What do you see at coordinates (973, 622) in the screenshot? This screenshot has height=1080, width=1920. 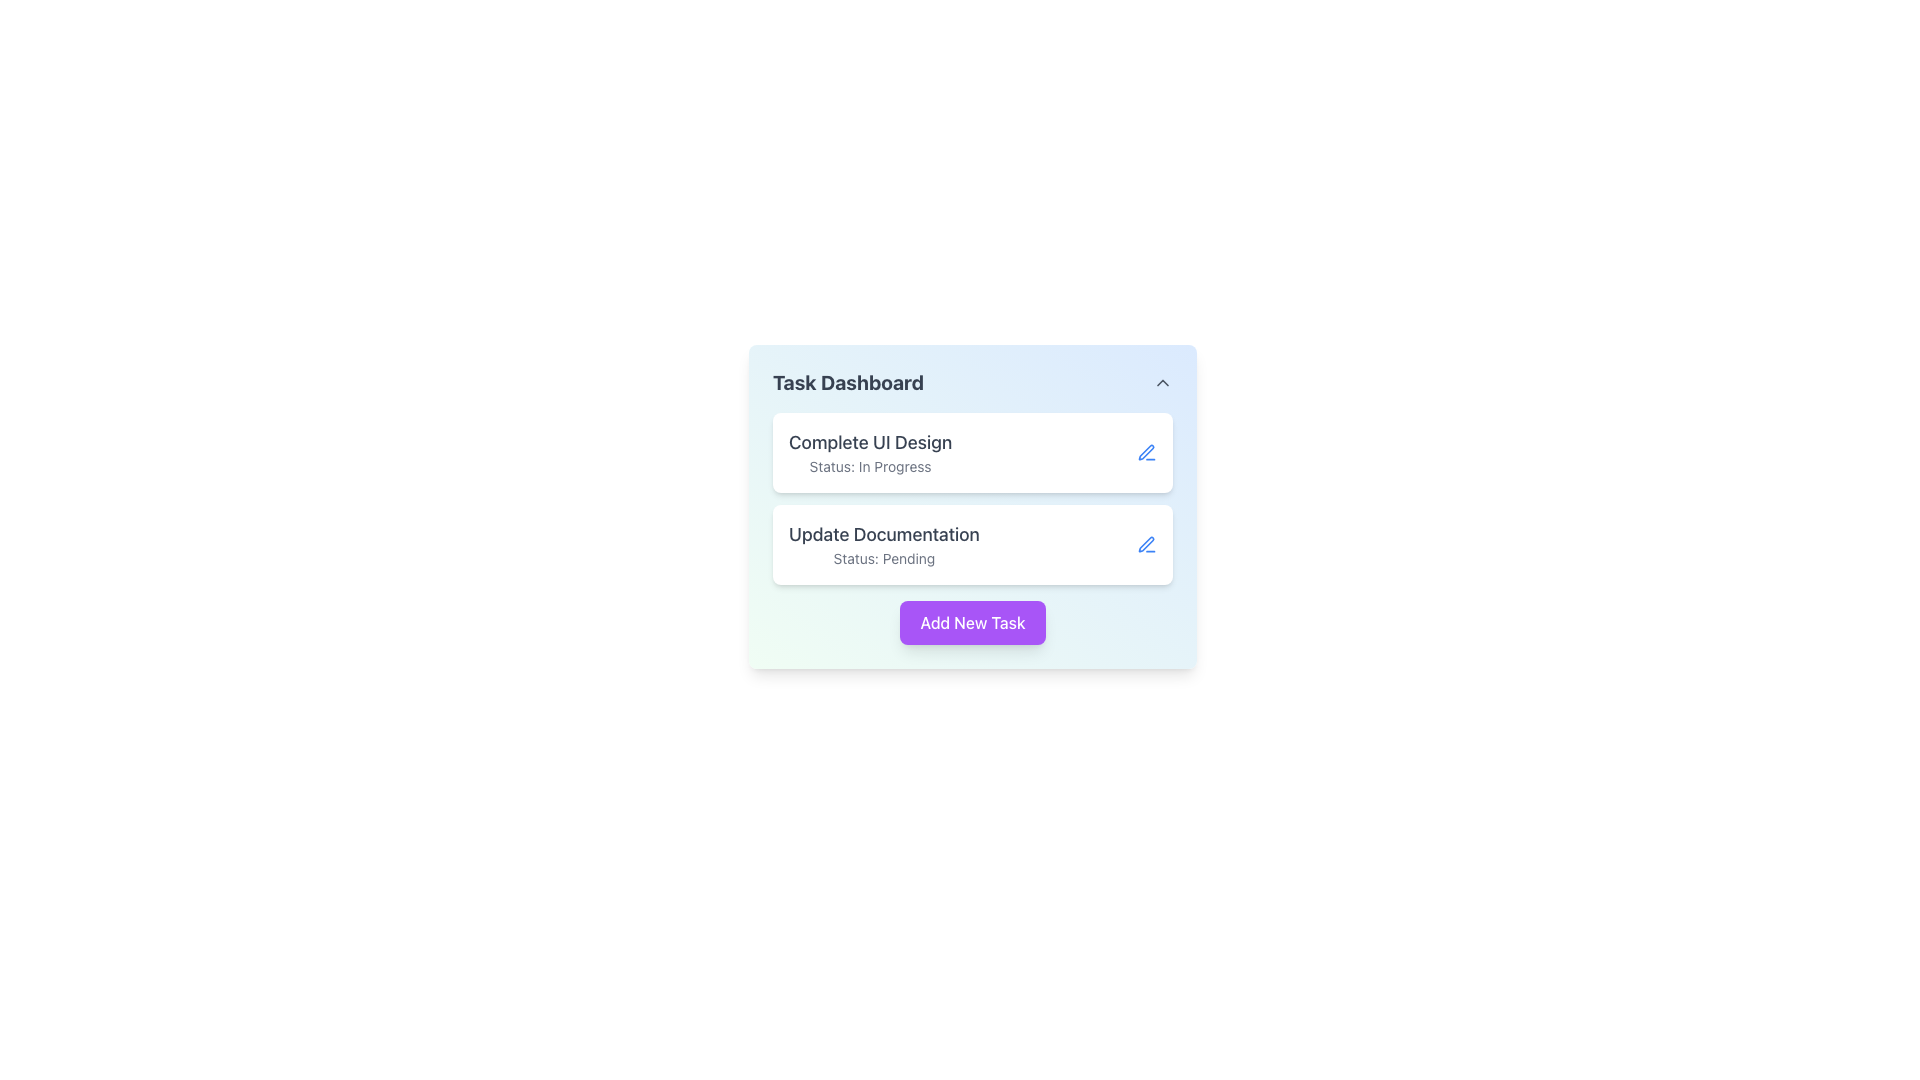 I see `the 'Add New Task' button with a vibrant purple background and white text, located at the bottom of the 'Task Dashboard' panel, to change its background color` at bounding box center [973, 622].